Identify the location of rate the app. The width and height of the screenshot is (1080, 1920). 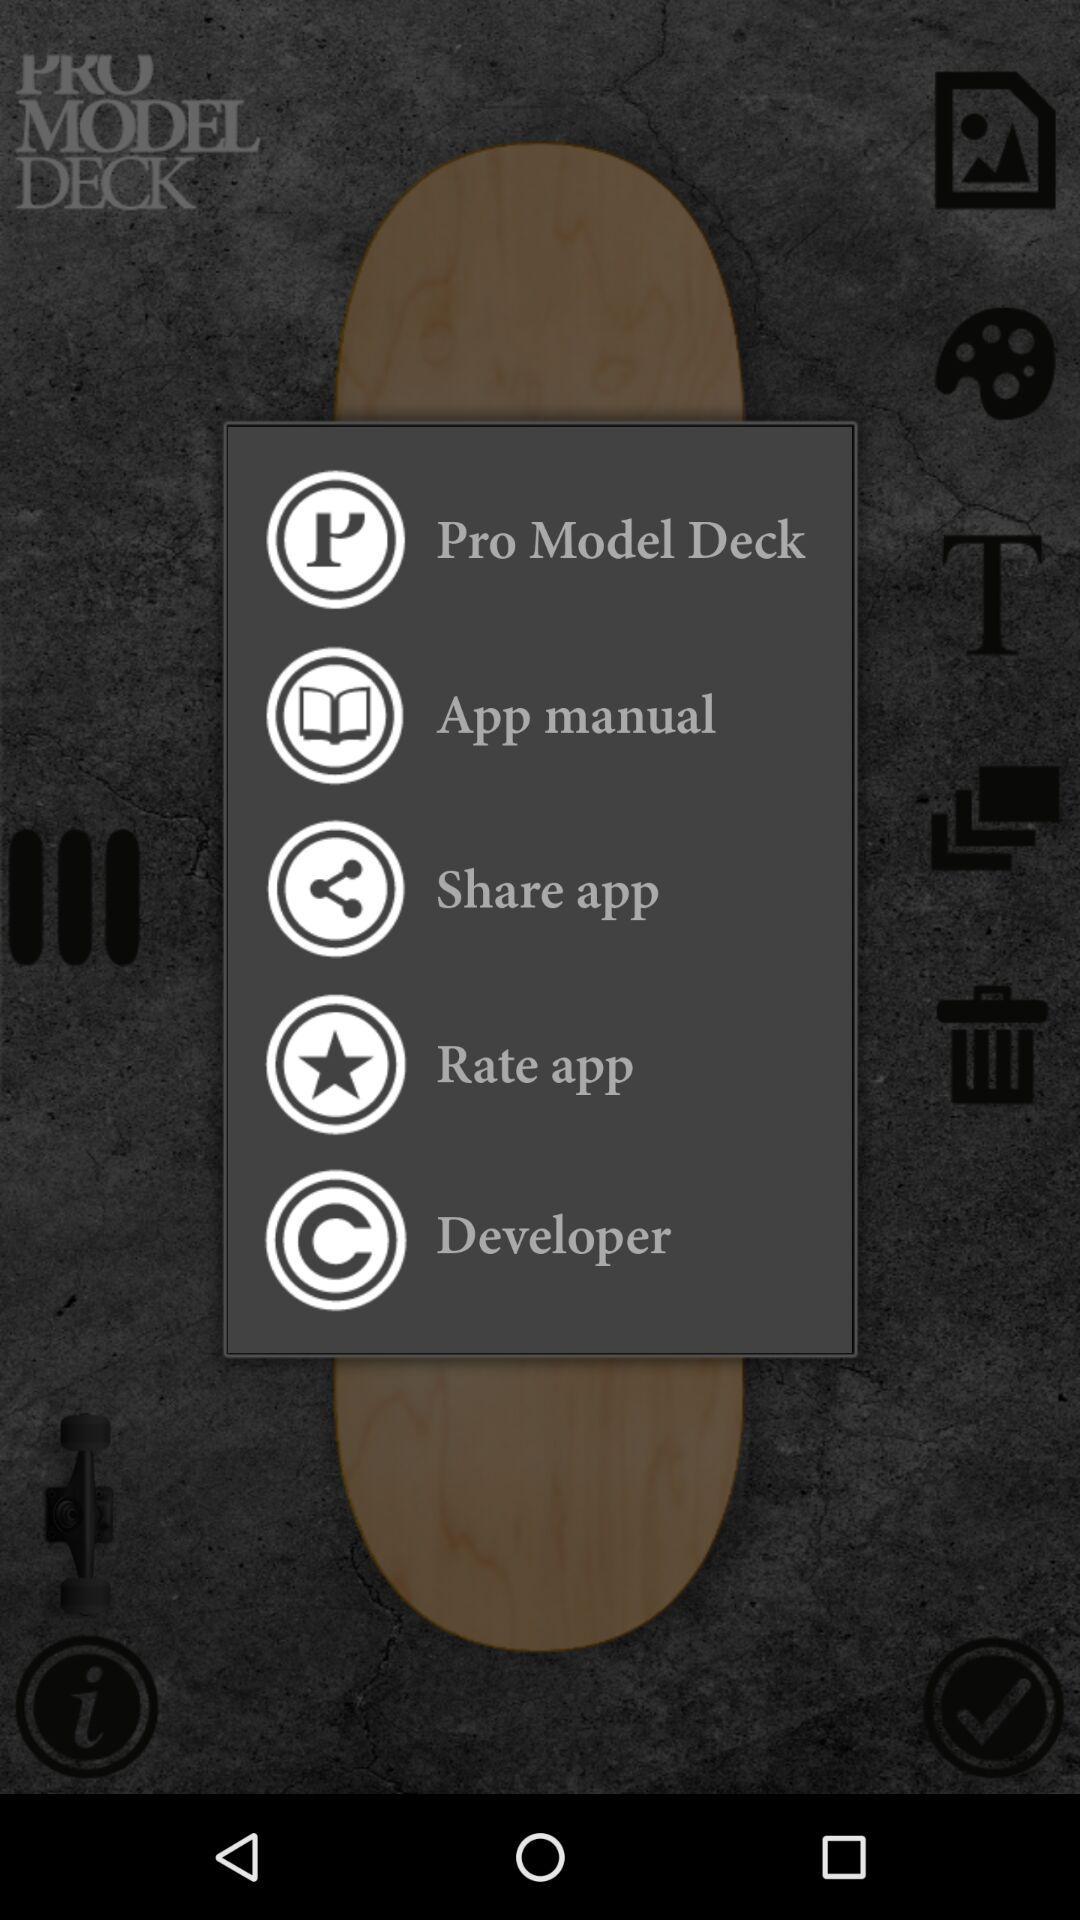
(333, 1063).